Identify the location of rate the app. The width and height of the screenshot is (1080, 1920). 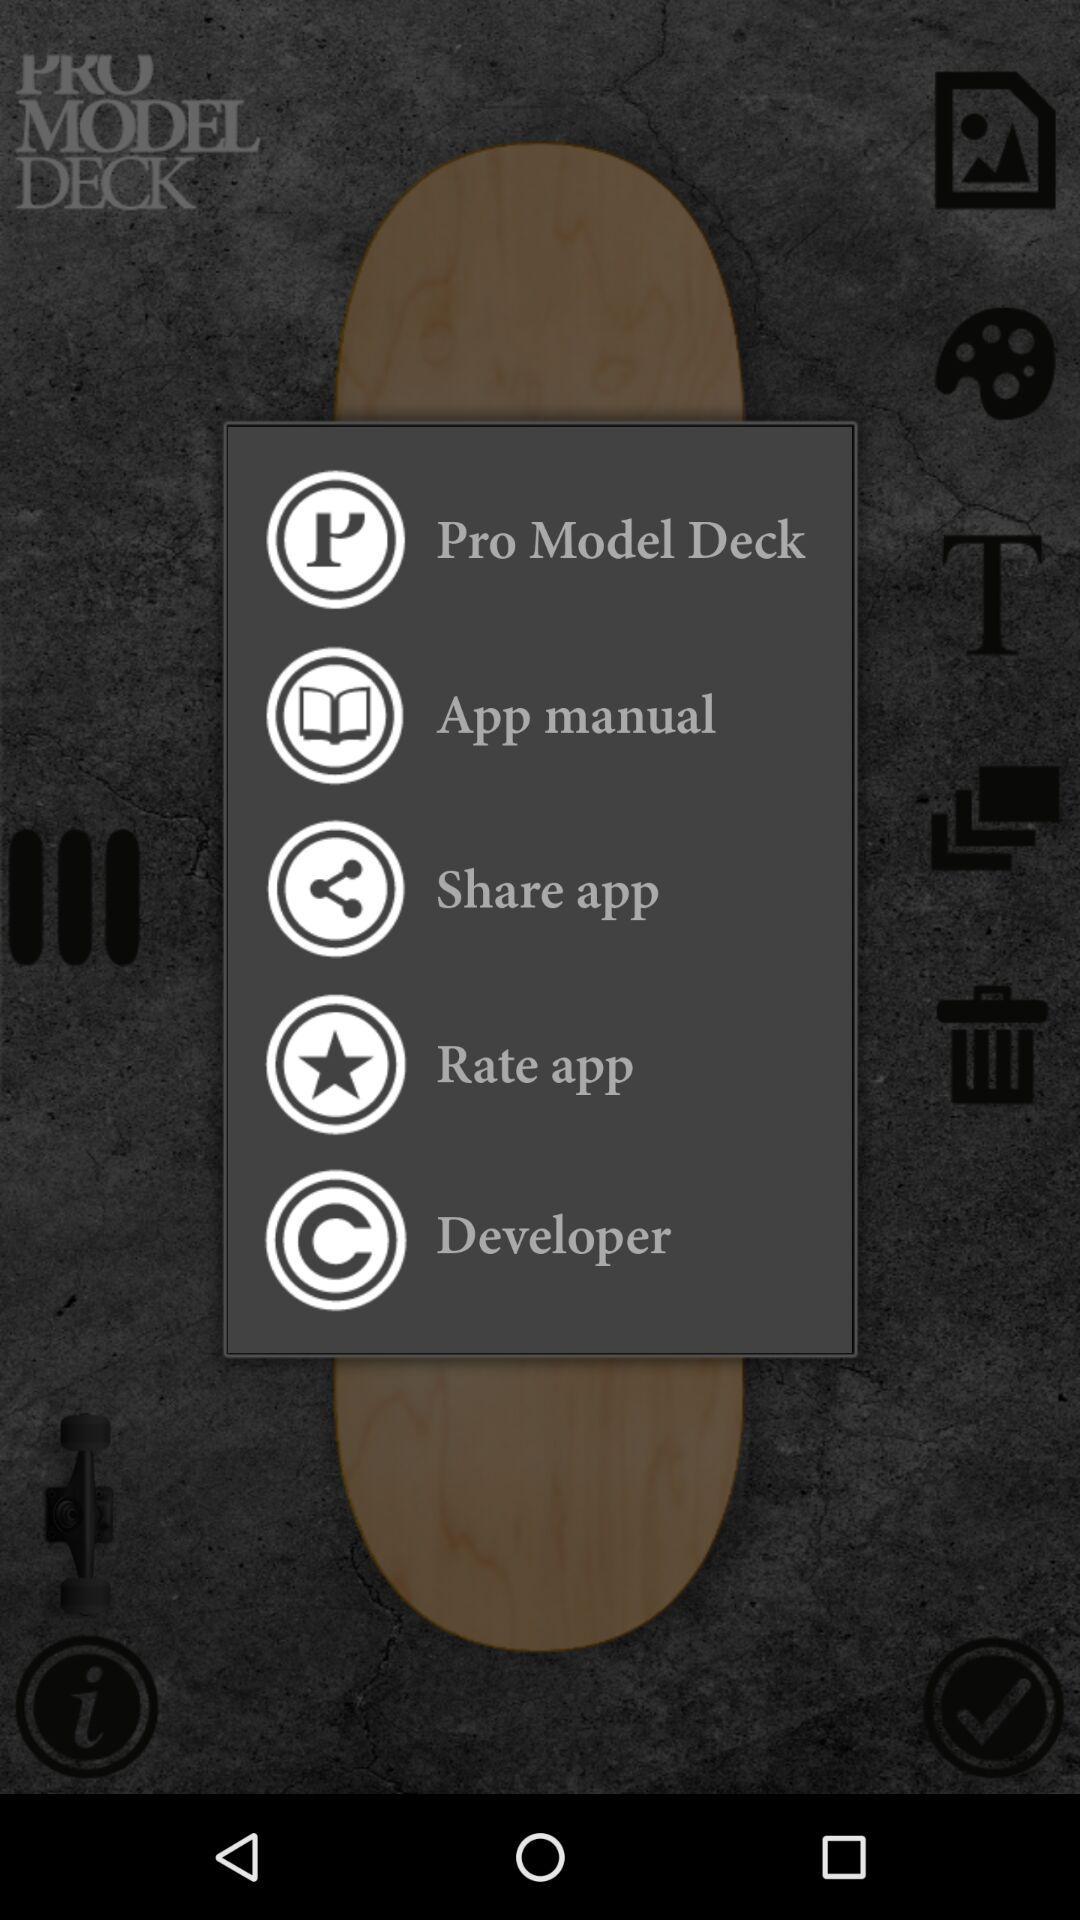
(333, 1063).